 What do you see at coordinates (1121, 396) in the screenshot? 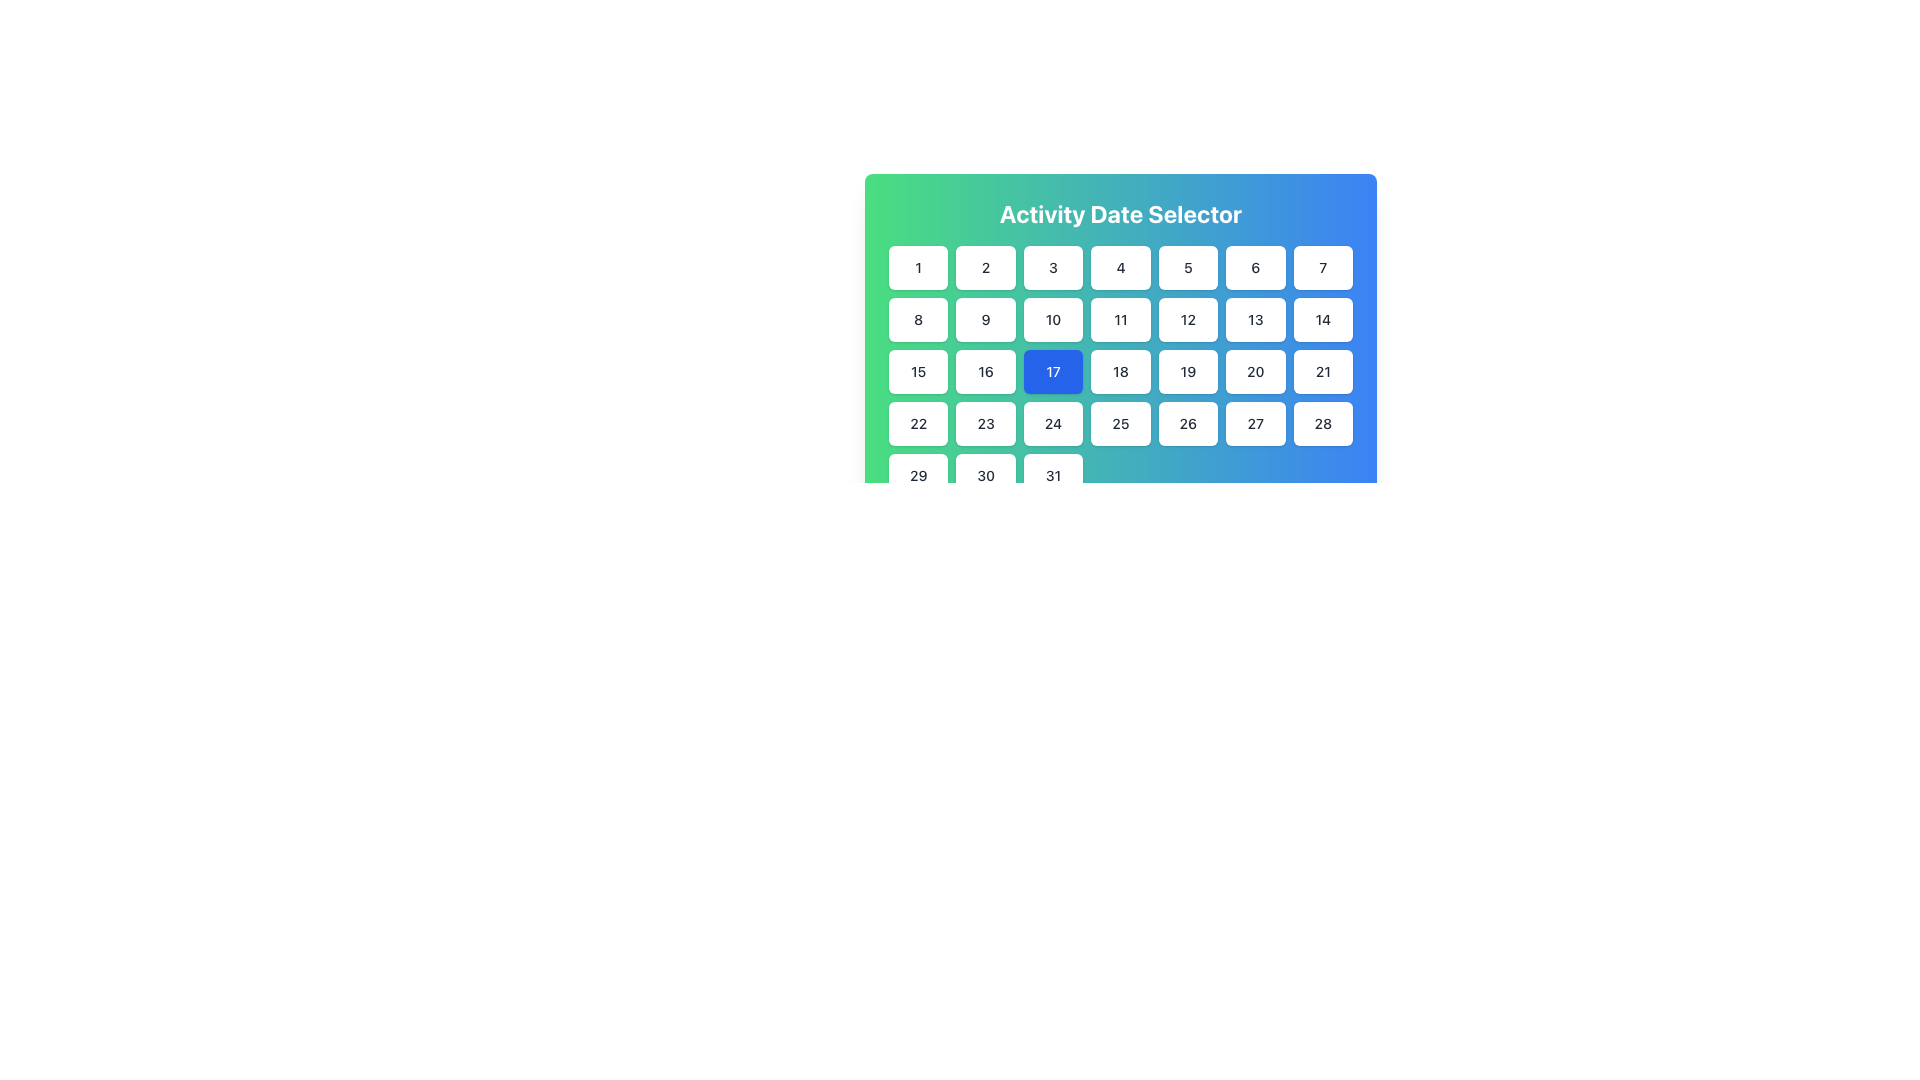
I see `the specific date in the calendar UI component` at bounding box center [1121, 396].